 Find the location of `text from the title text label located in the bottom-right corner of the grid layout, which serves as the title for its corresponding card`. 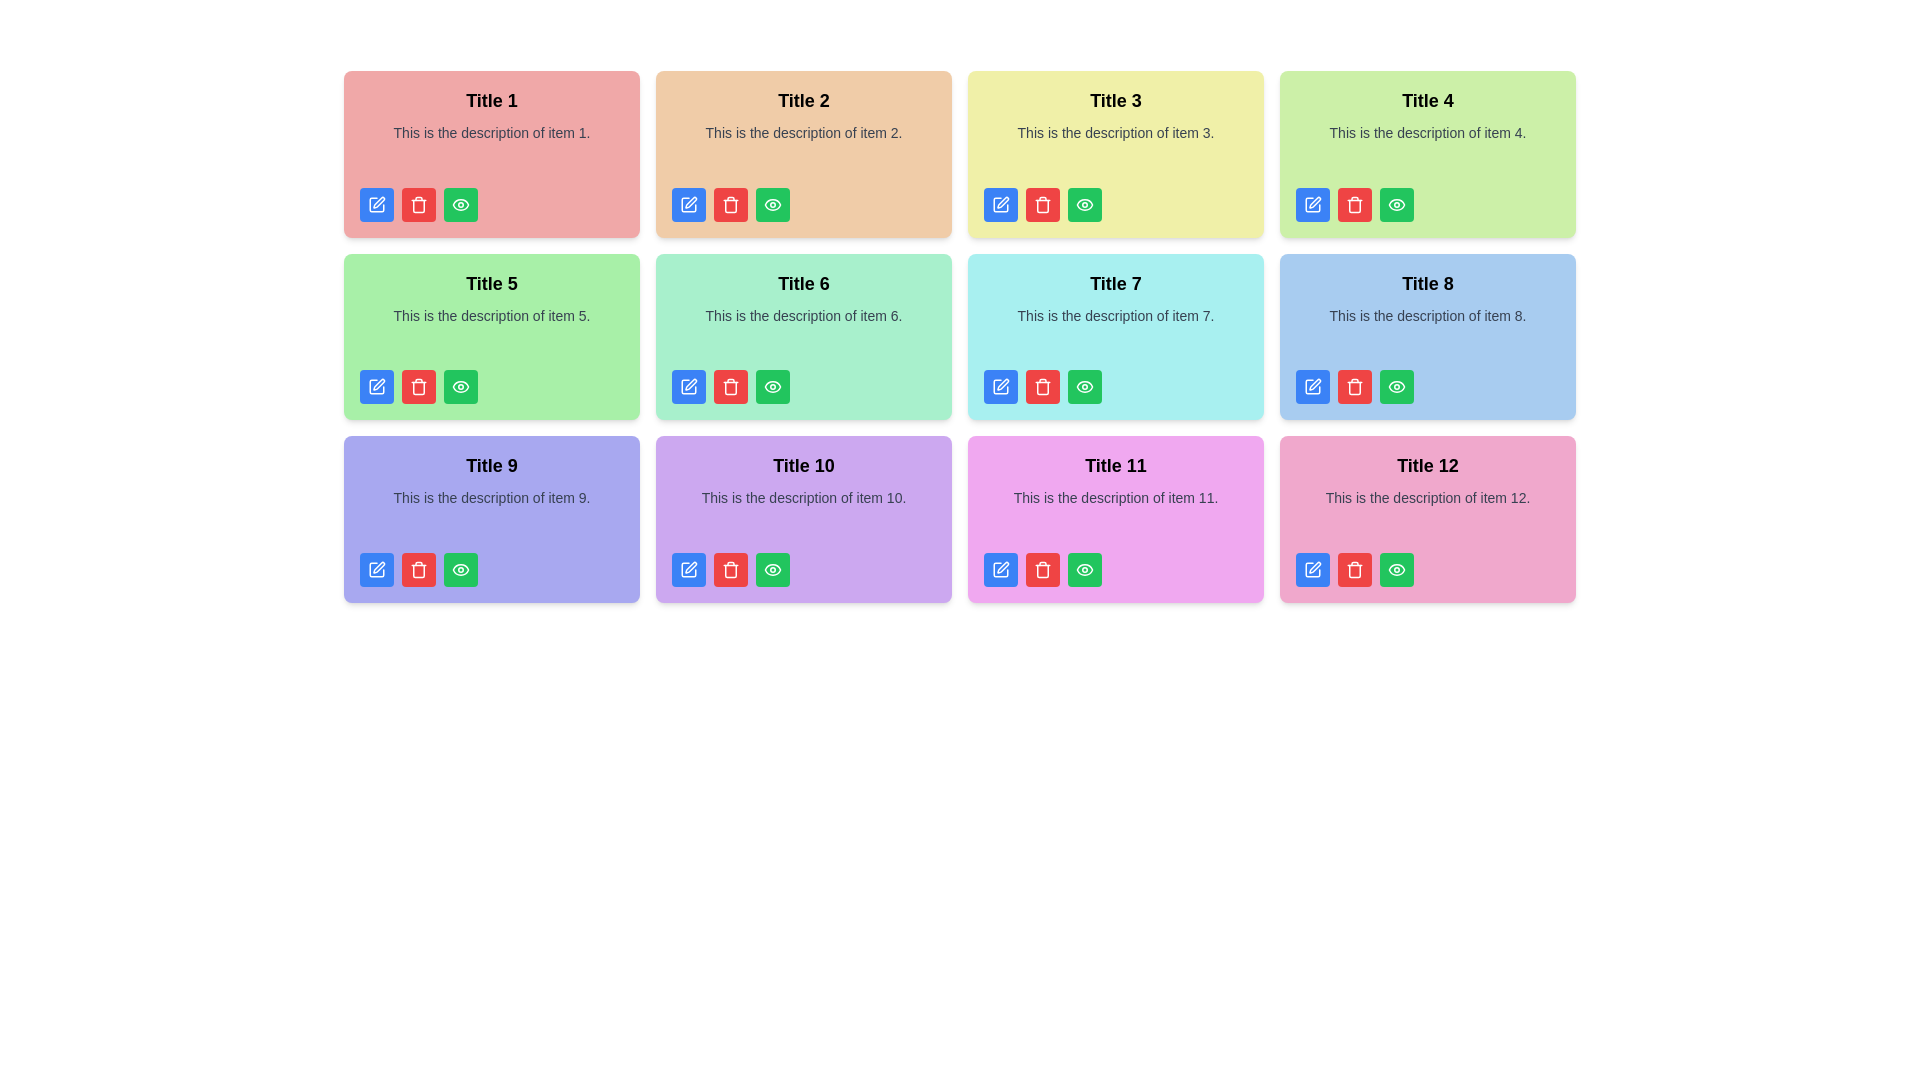

text from the title text label located in the bottom-right corner of the grid layout, which serves as the title for its corresponding card is located at coordinates (1427, 466).